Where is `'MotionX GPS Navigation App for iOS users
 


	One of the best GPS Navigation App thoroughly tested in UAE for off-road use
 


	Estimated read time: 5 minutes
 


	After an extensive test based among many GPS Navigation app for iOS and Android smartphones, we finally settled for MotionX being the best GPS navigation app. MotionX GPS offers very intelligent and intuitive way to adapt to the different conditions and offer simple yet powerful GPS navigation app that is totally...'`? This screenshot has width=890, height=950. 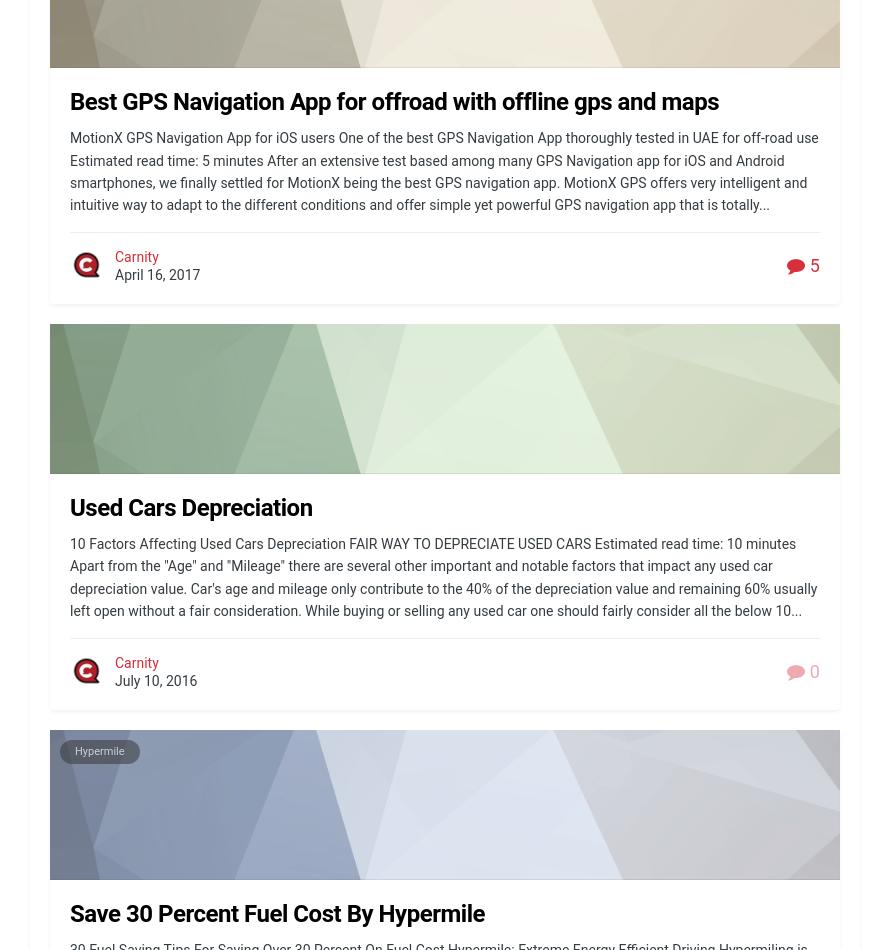 'MotionX GPS Navigation App for iOS users
 


	One of the best GPS Navigation App thoroughly tested in UAE for off-road use
 


	Estimated read time: 5 minutes
 


	After an extensive test based among many GPS Navigation app for iOS and Android smartphones, we finally settled for MotionX being the best GPS navigation app. MotionX GPS offers very intelligent and intuitive way to adapt to the different conditions and offer simple yet powerful GPS navigation app that is totally...' is located at coordinates (70, 171).